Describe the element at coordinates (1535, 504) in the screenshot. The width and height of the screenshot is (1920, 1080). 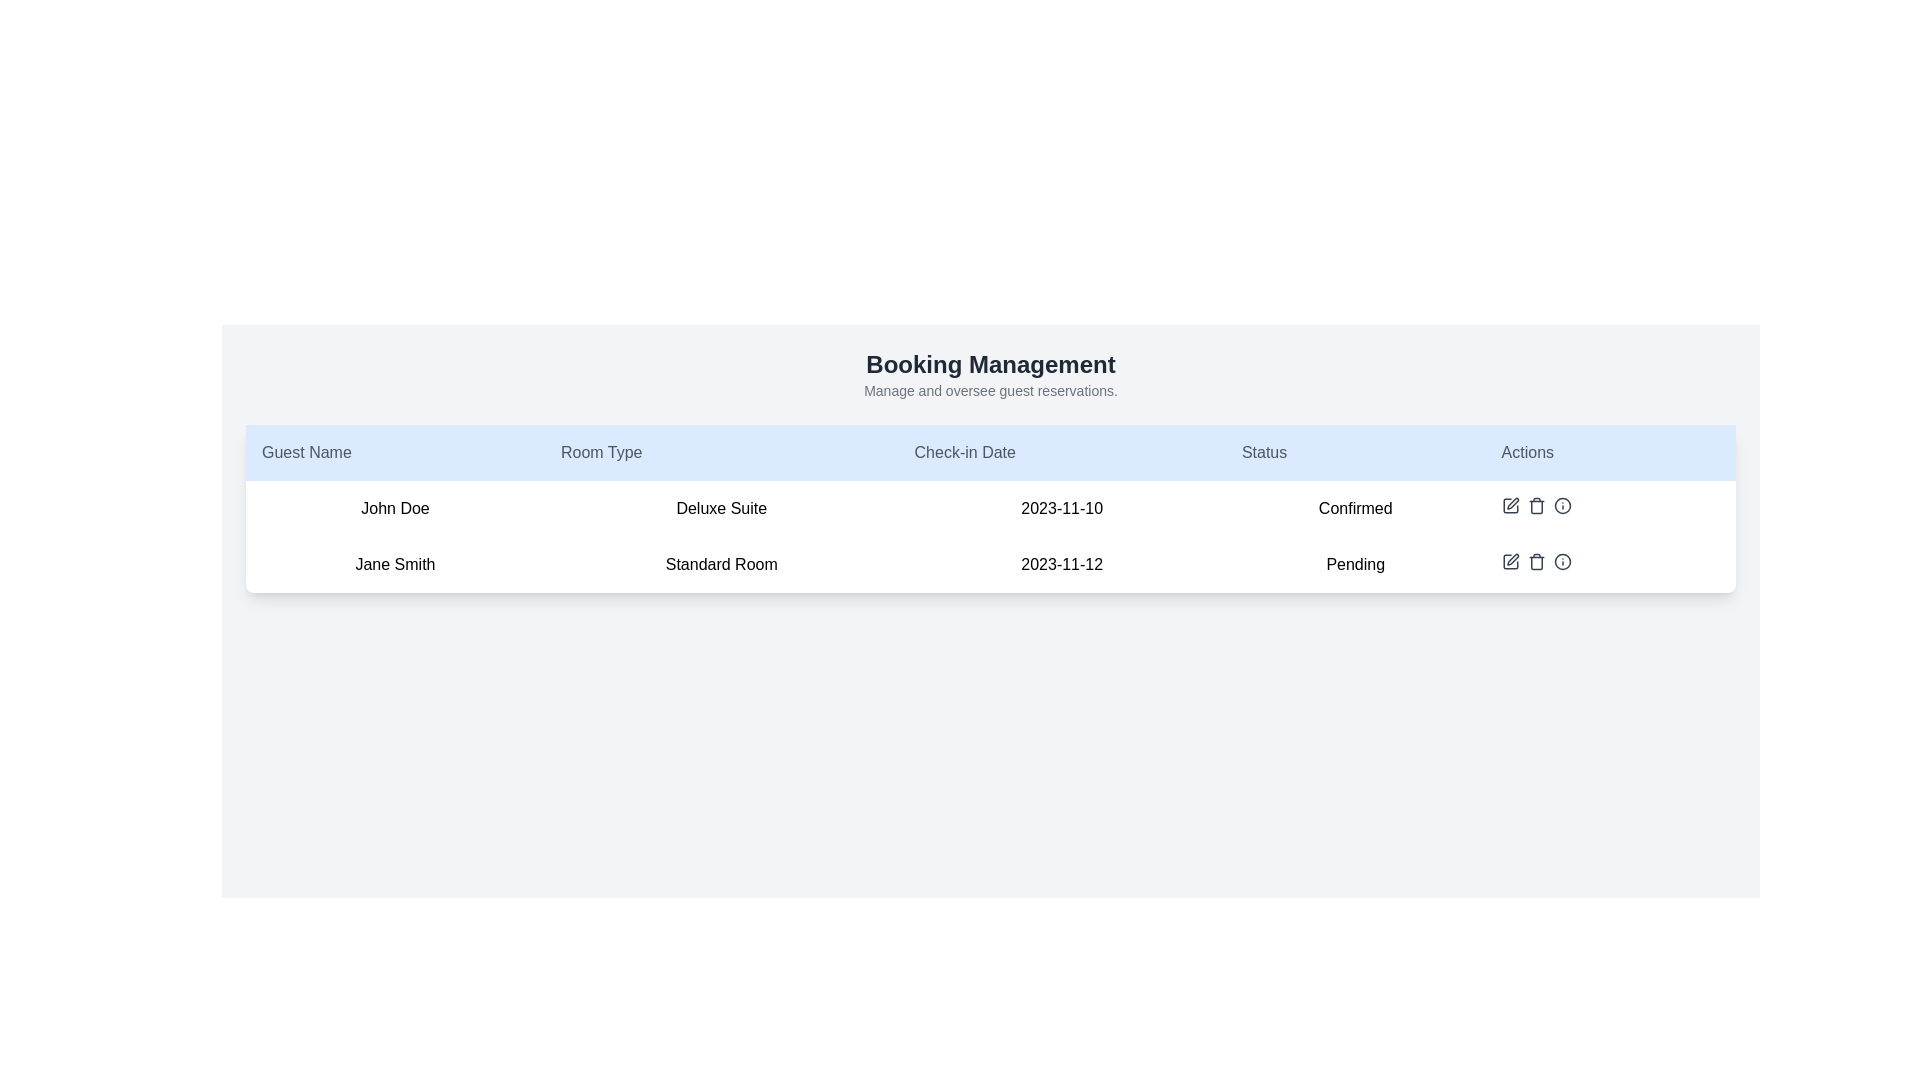
I see `the delete icon button located under the 'Actions' column next to the 'Confirmed' status` at that location.